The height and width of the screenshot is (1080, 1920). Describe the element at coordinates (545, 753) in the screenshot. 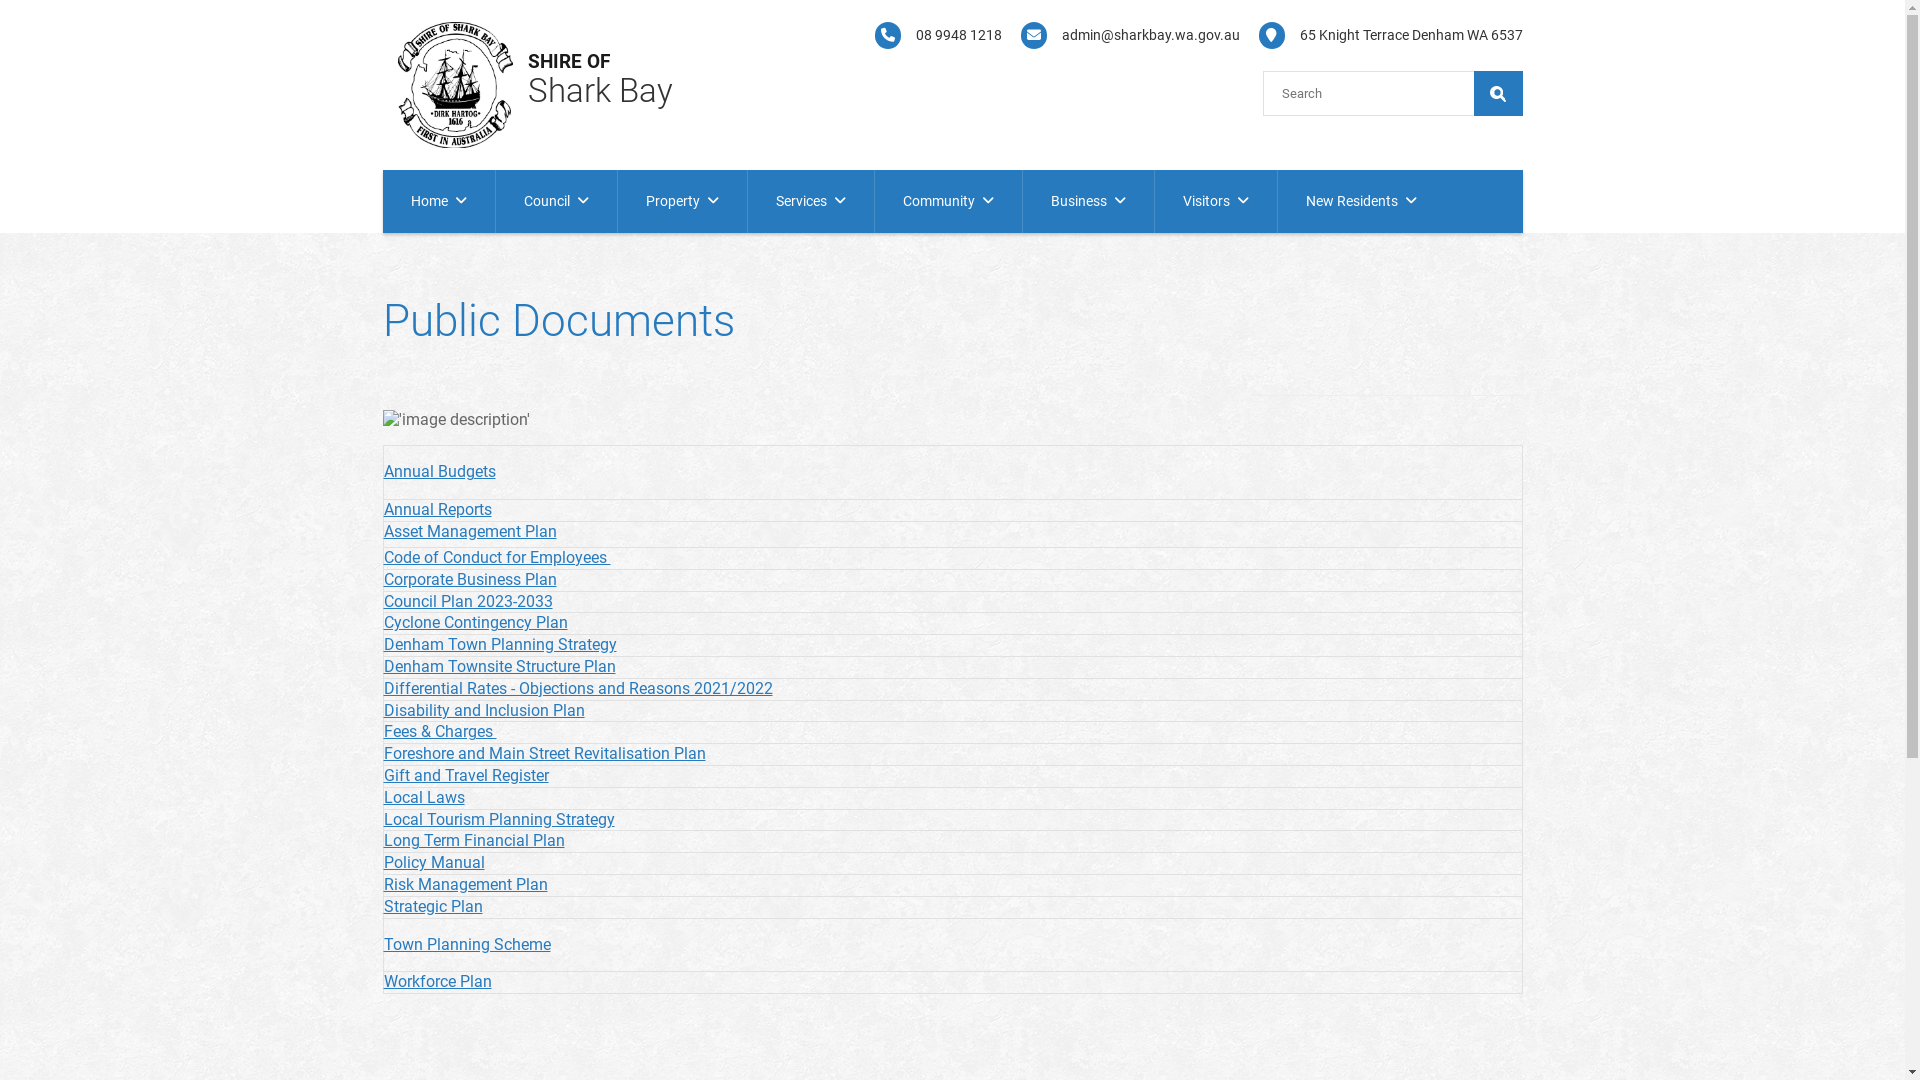

I see `'Foreshore and Main Street Revitalisation Plan'` at that location.